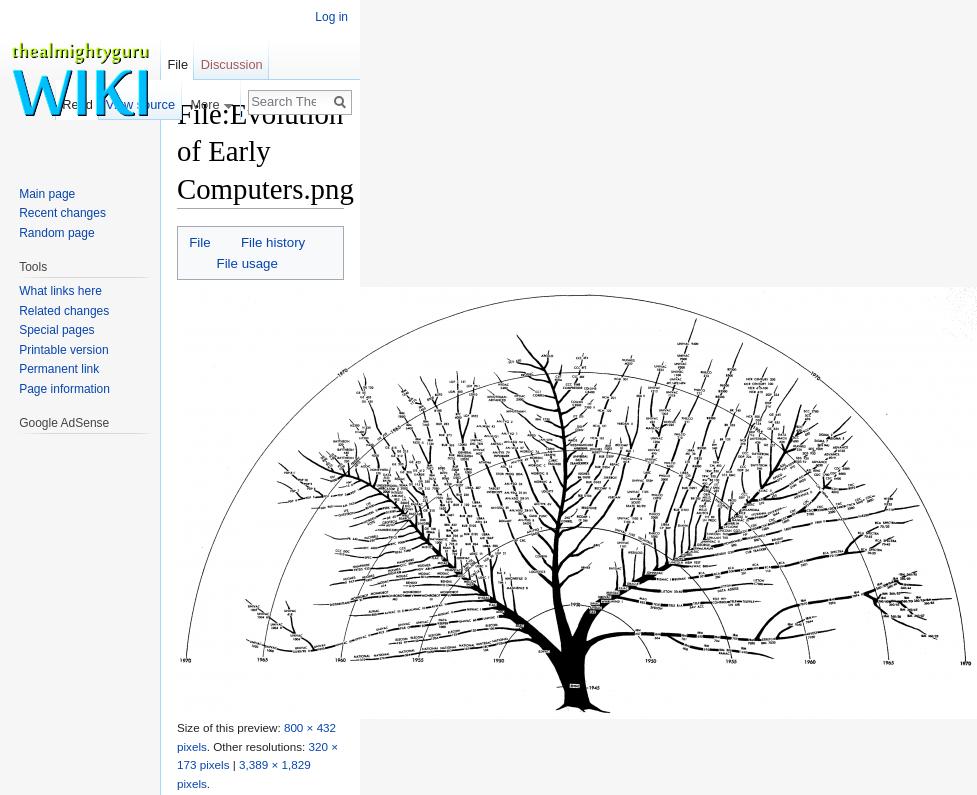 Image resolution: width=977 pixels, height=795 pixels. What do you see at coordinates (255, 735) in the screenshot?
I see `'800 × 432 pixels'` at bounding box center [255, 735].